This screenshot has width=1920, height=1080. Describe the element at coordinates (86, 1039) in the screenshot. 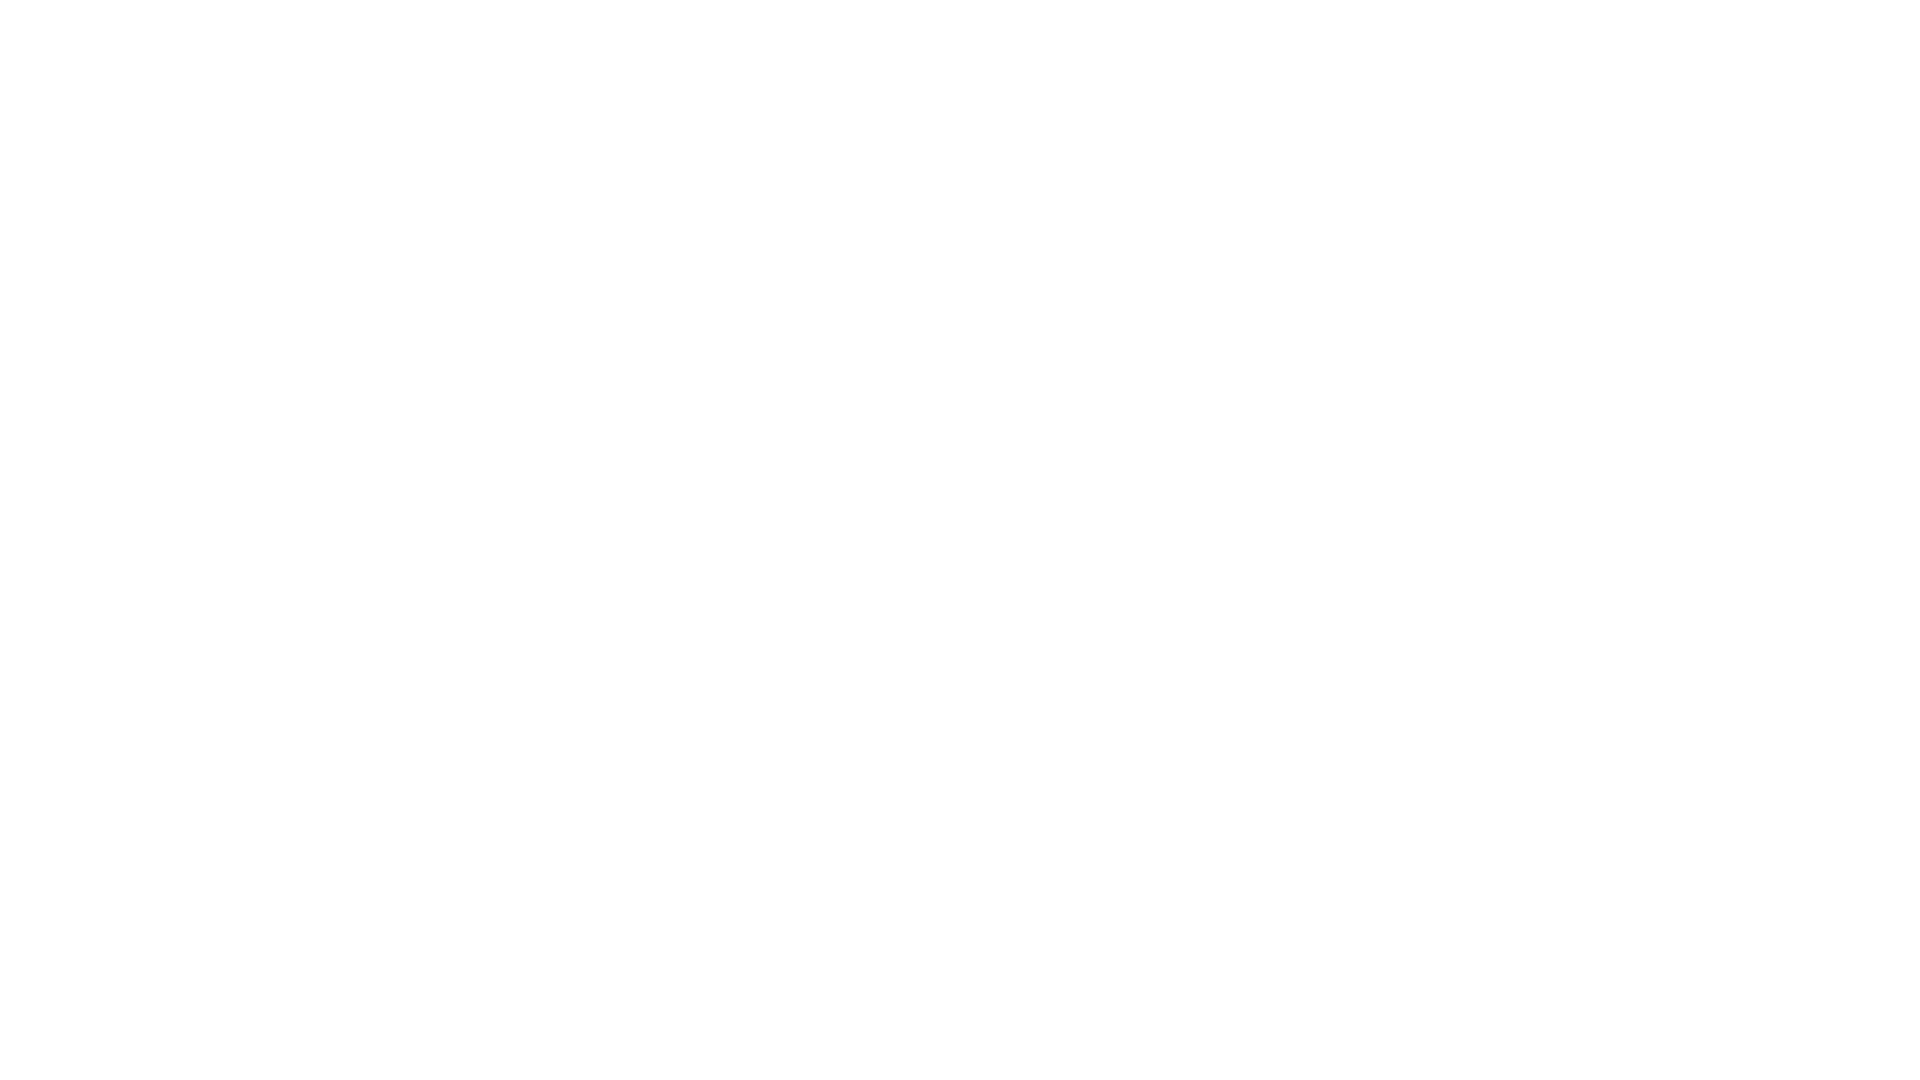

I see `Play` at that location.